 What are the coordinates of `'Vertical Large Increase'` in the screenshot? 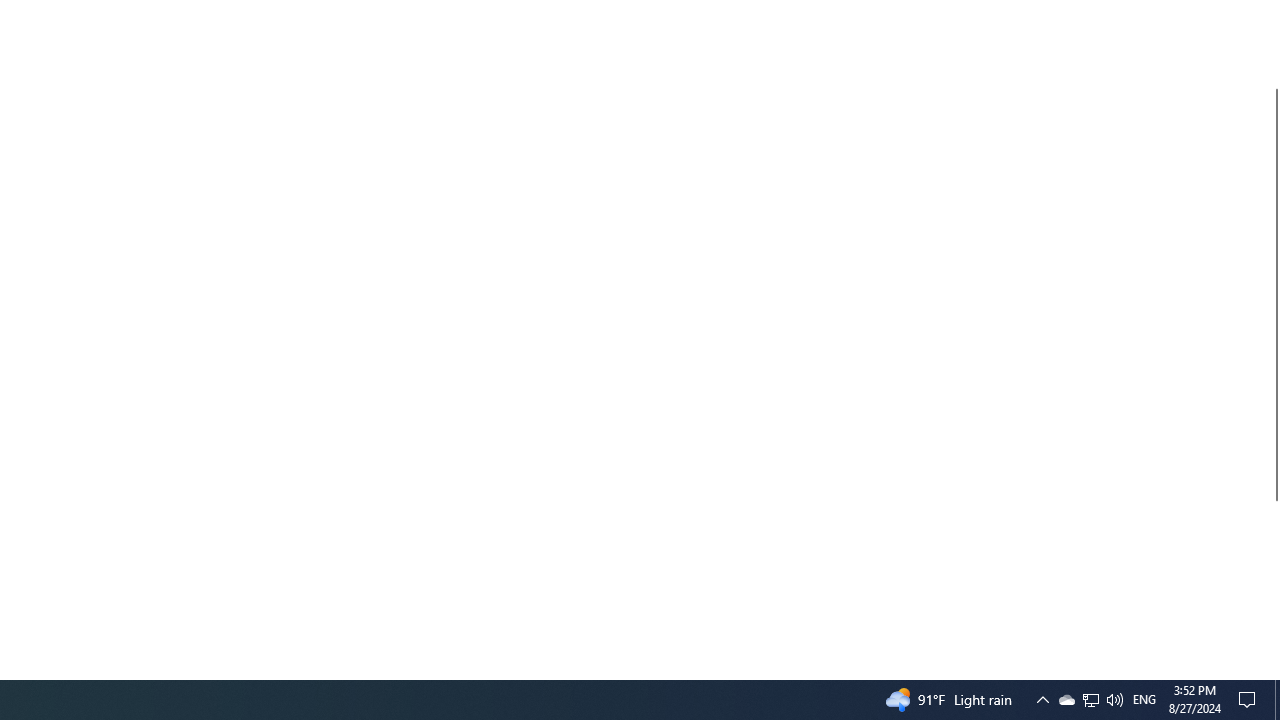 It's located at (1271, 582).